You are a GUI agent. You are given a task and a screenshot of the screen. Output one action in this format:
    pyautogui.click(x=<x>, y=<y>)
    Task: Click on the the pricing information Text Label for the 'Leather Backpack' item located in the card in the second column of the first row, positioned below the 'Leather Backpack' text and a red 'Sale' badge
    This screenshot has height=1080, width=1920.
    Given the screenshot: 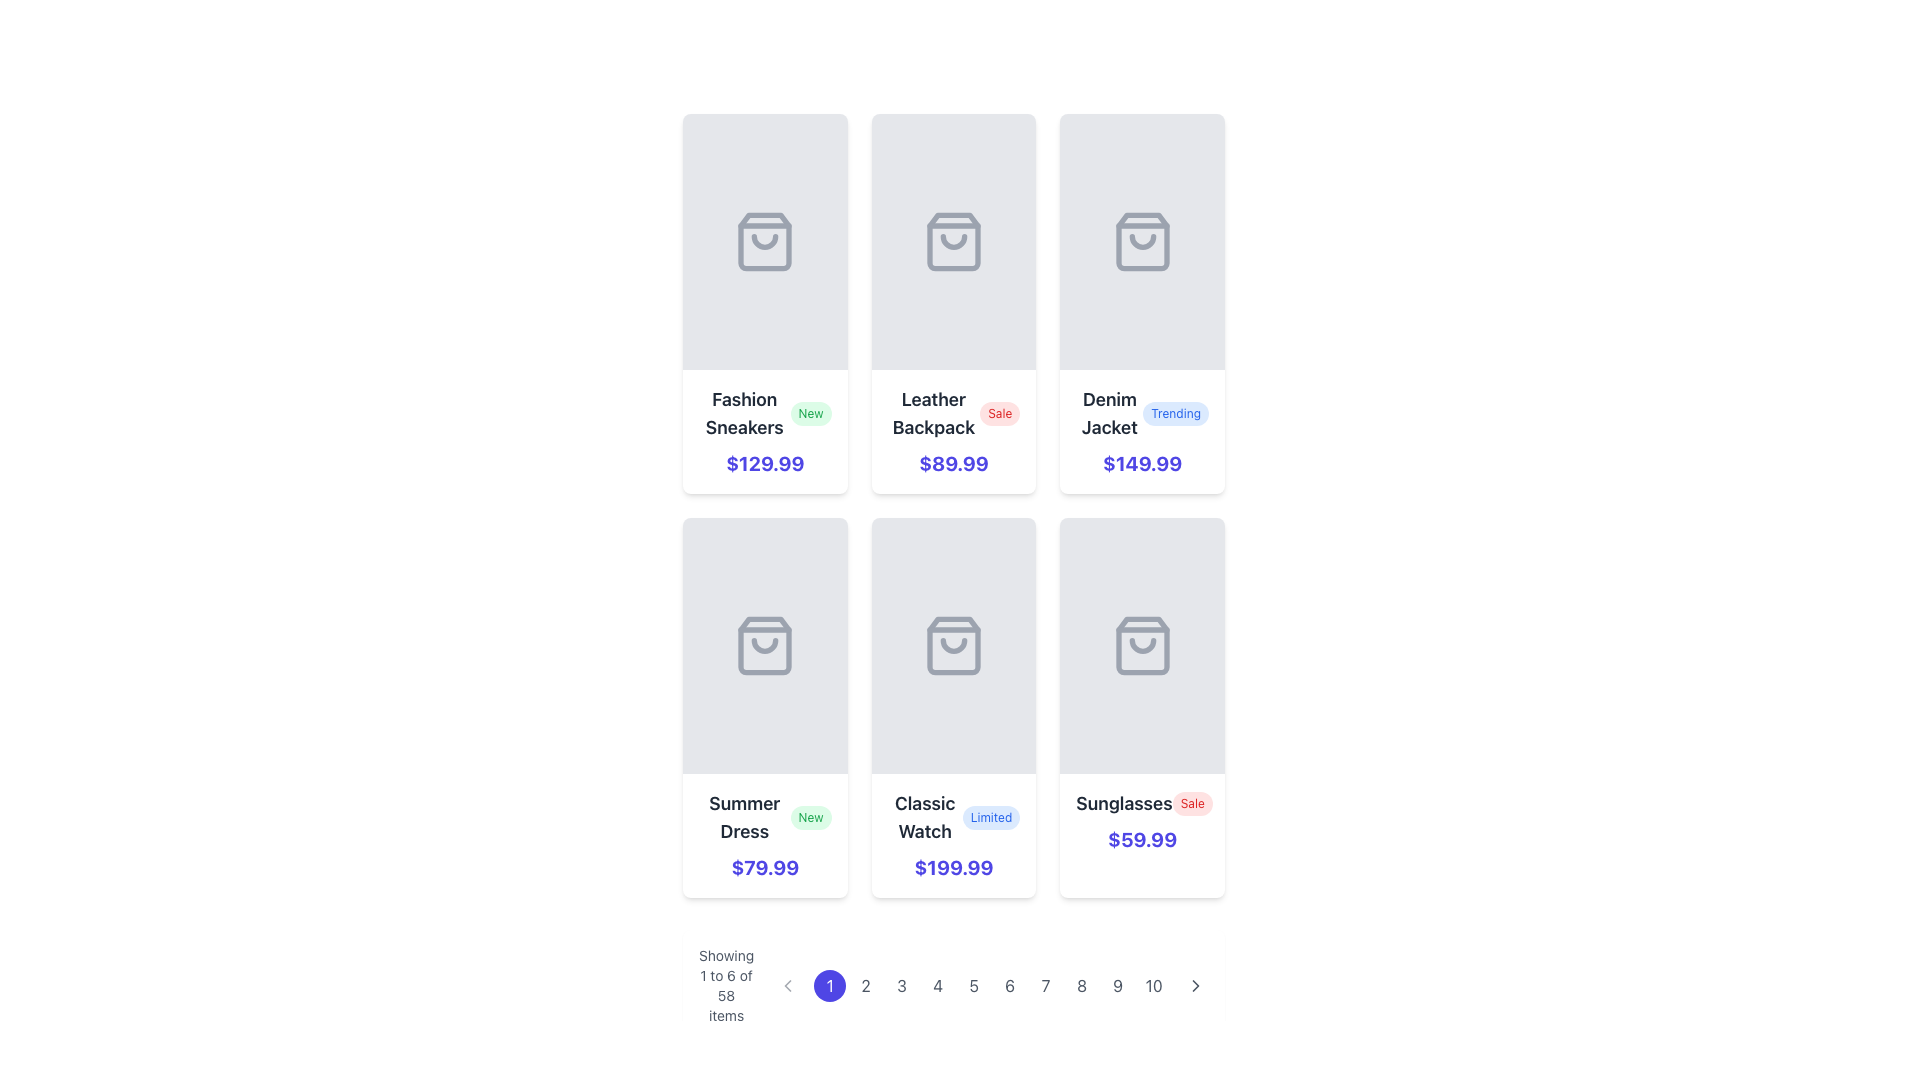 What is the action you would take?
    pyautogui.click(x=953, y=463)
    